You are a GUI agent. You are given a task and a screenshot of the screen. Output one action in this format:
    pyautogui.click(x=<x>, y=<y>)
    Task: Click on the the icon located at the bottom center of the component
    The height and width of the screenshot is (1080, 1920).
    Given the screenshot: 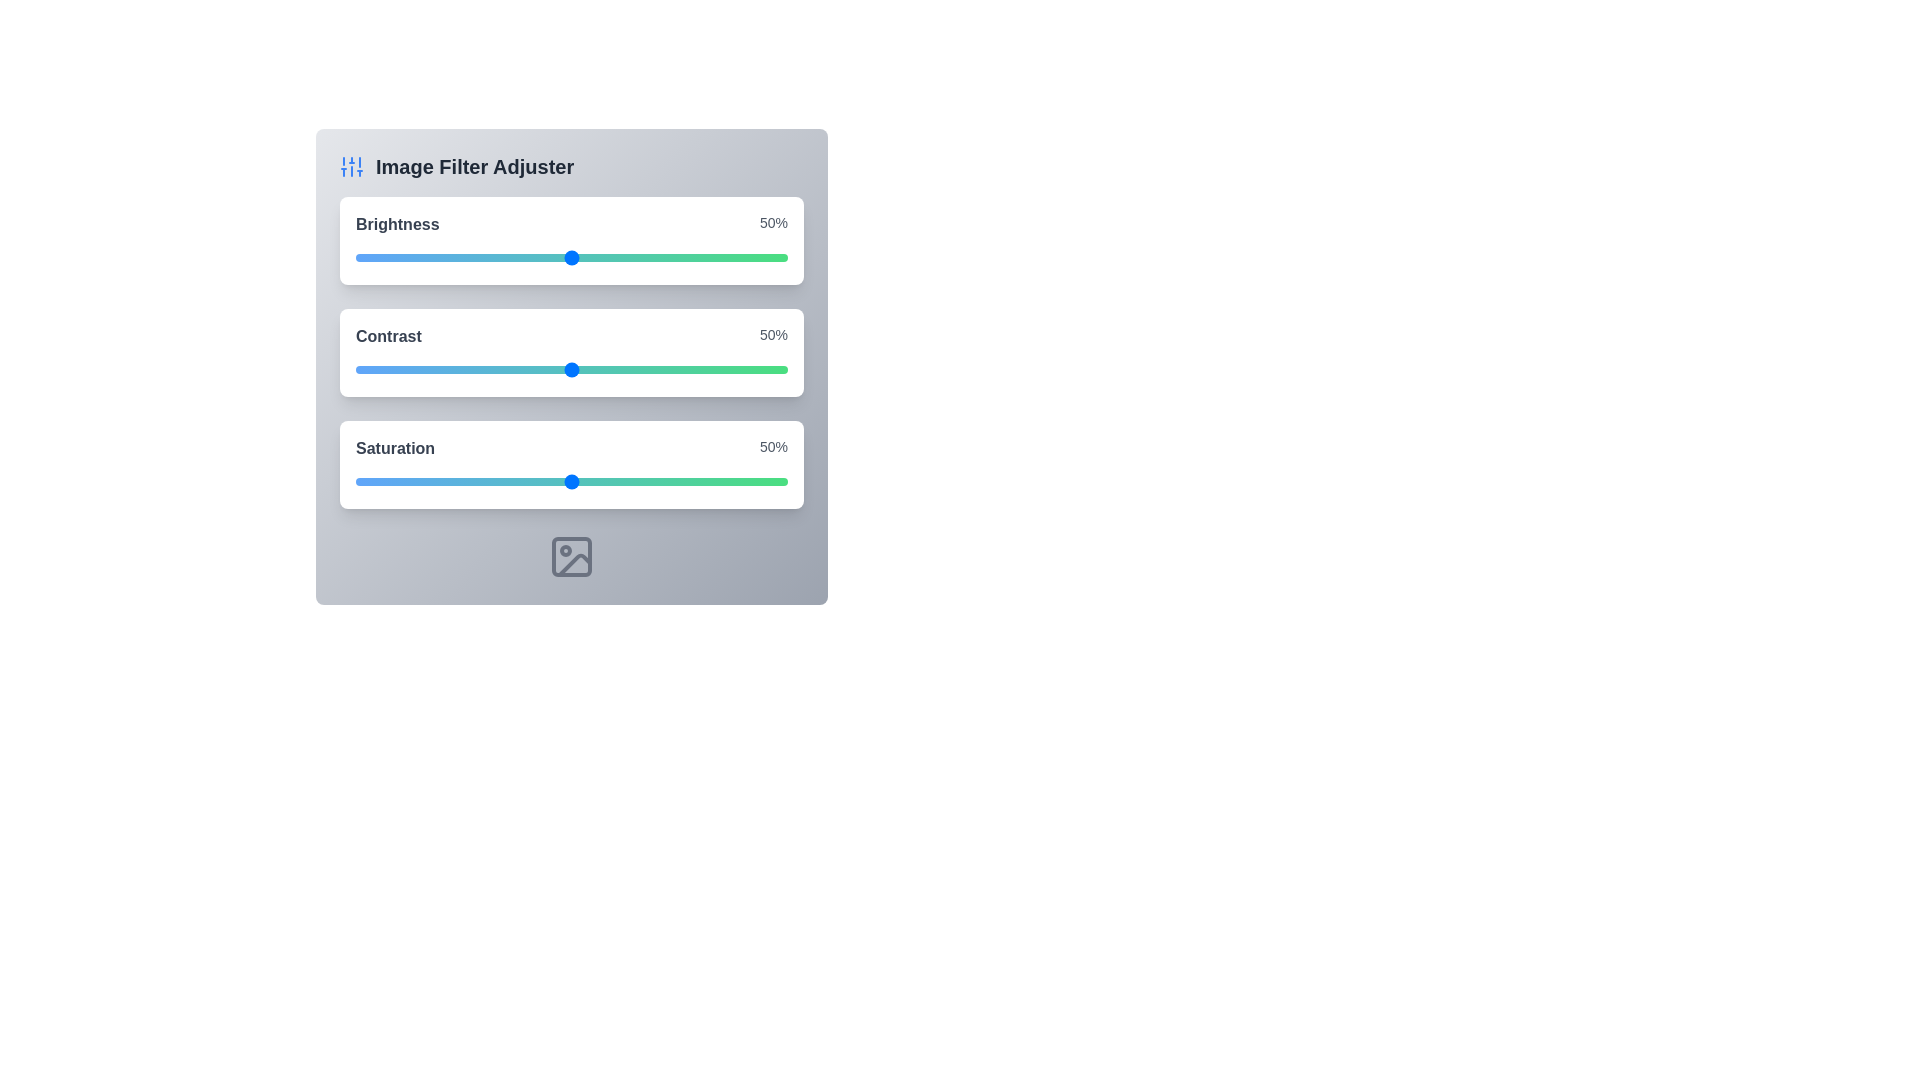 What is the action you would take?
    pyautogui.click(x=570, y=556)
    